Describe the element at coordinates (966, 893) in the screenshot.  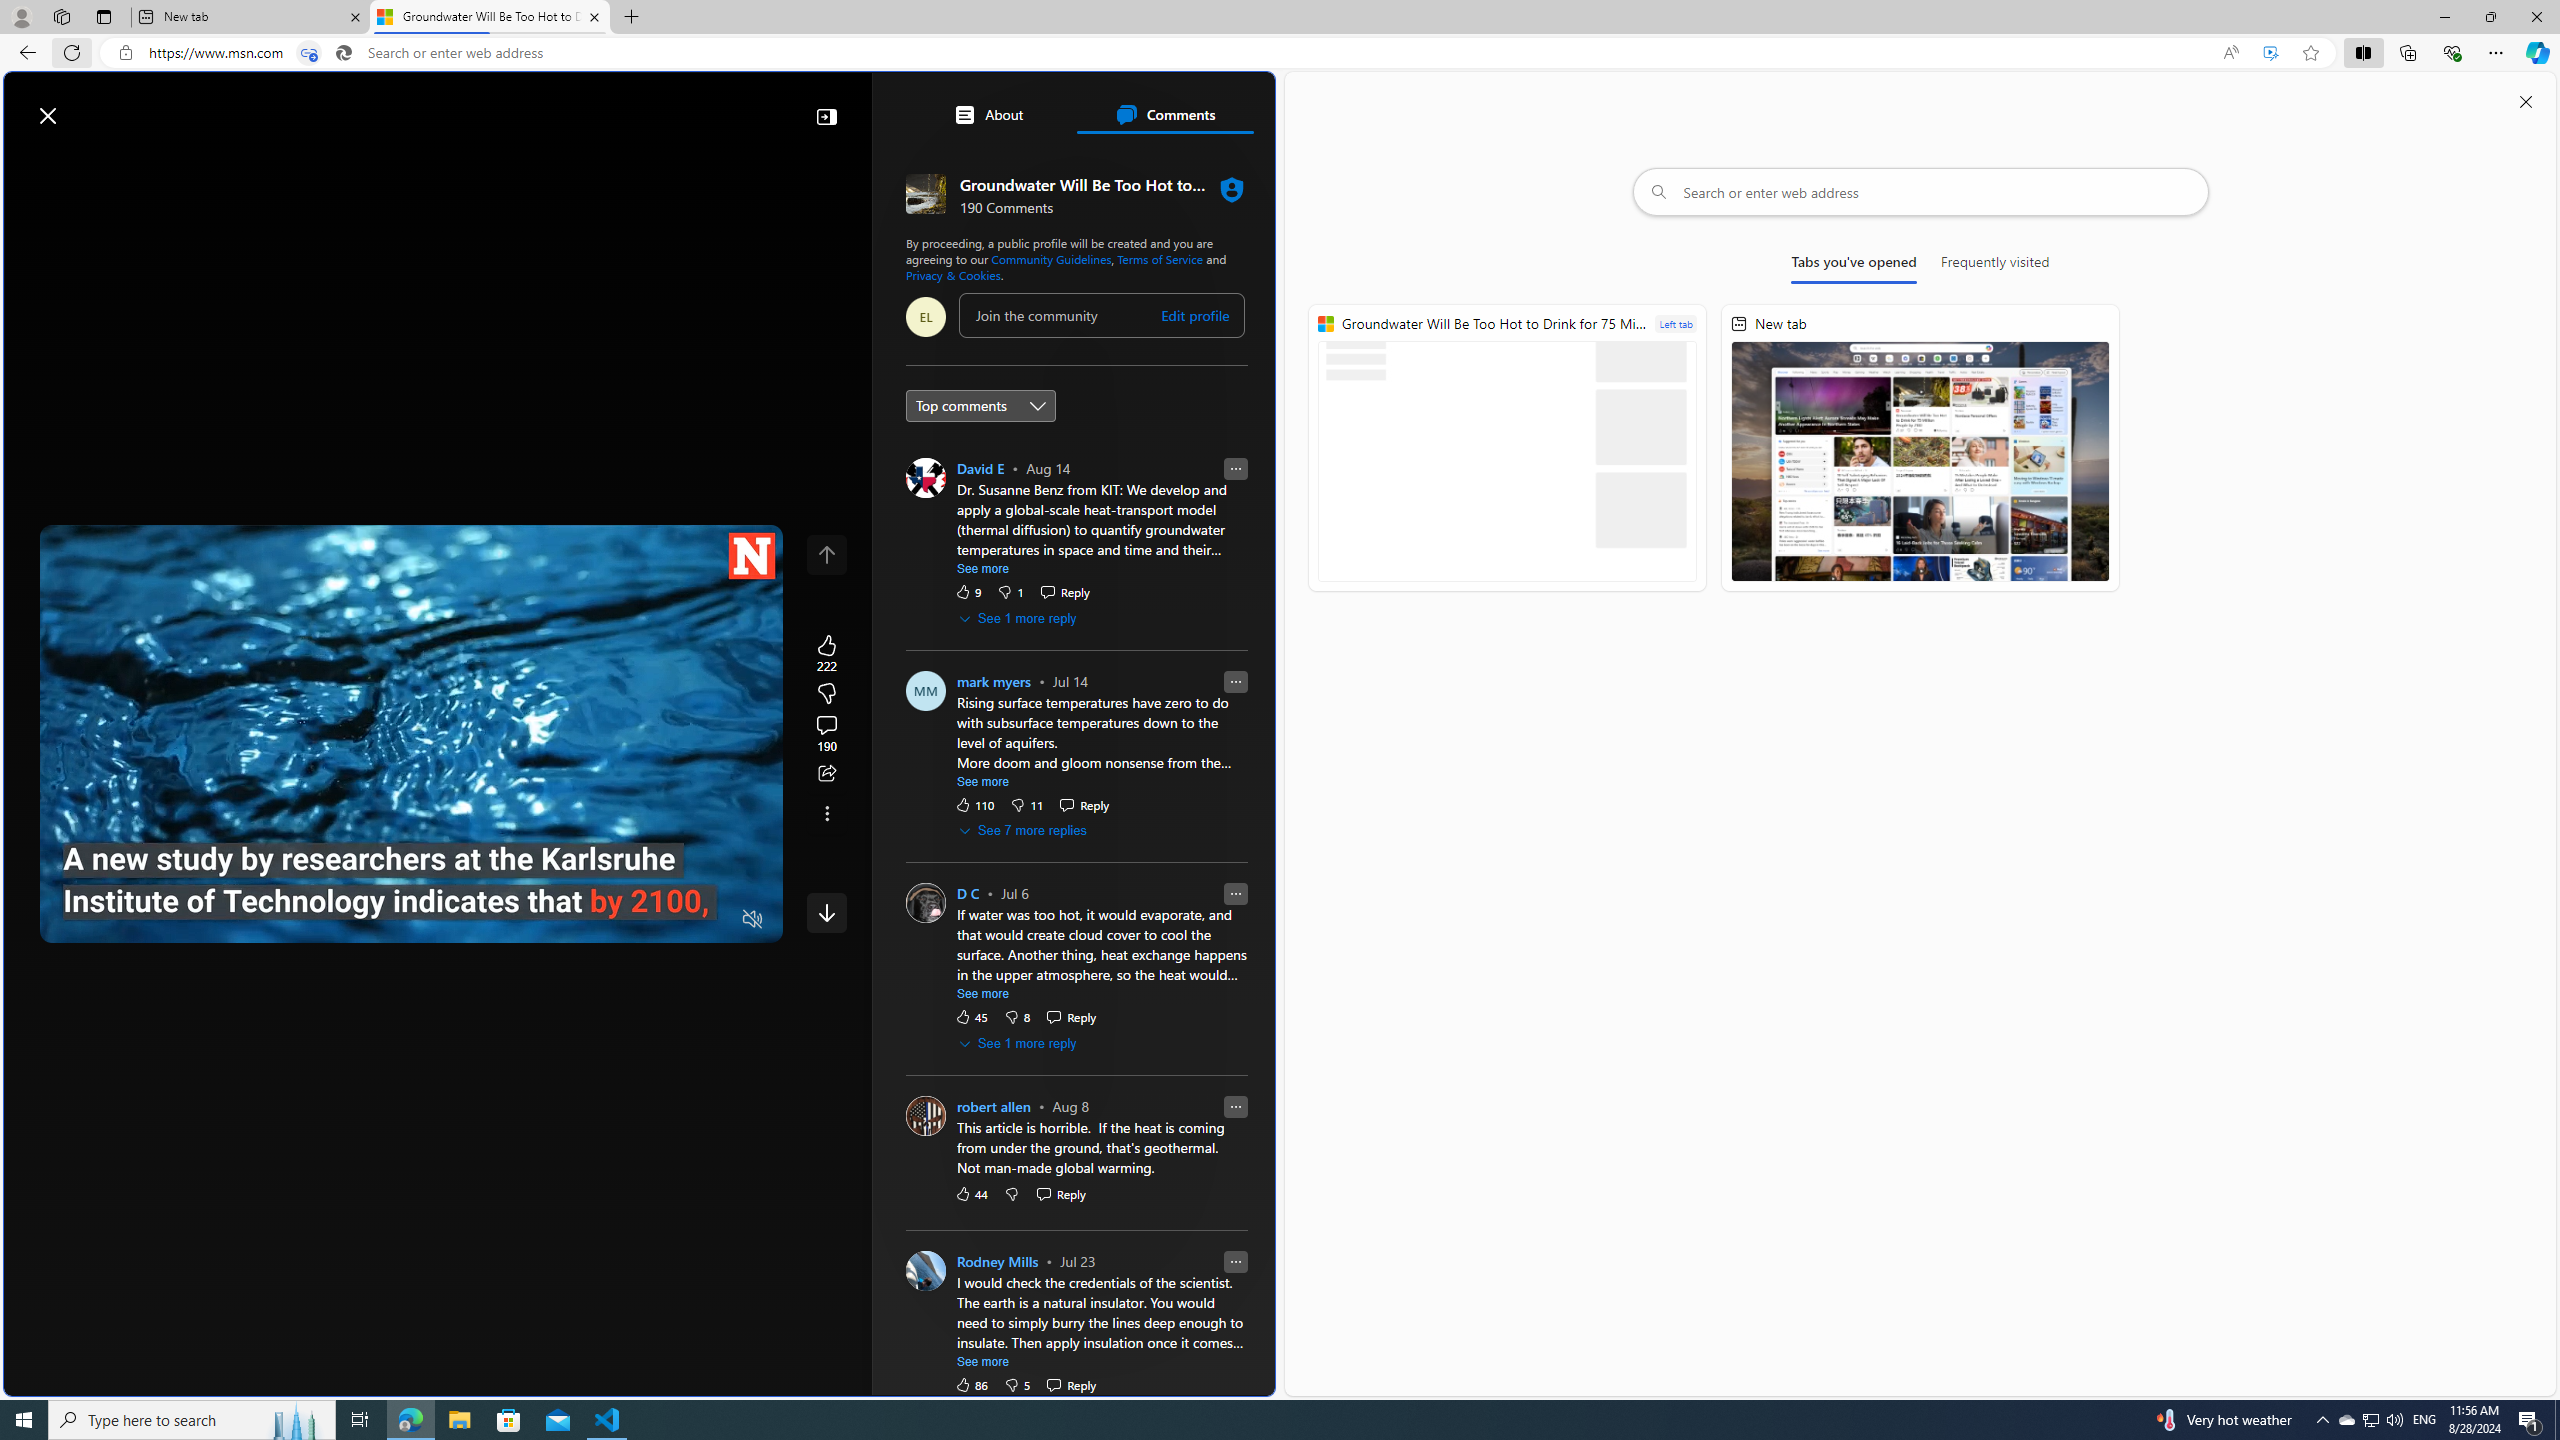
I see `'D C'` at that location.